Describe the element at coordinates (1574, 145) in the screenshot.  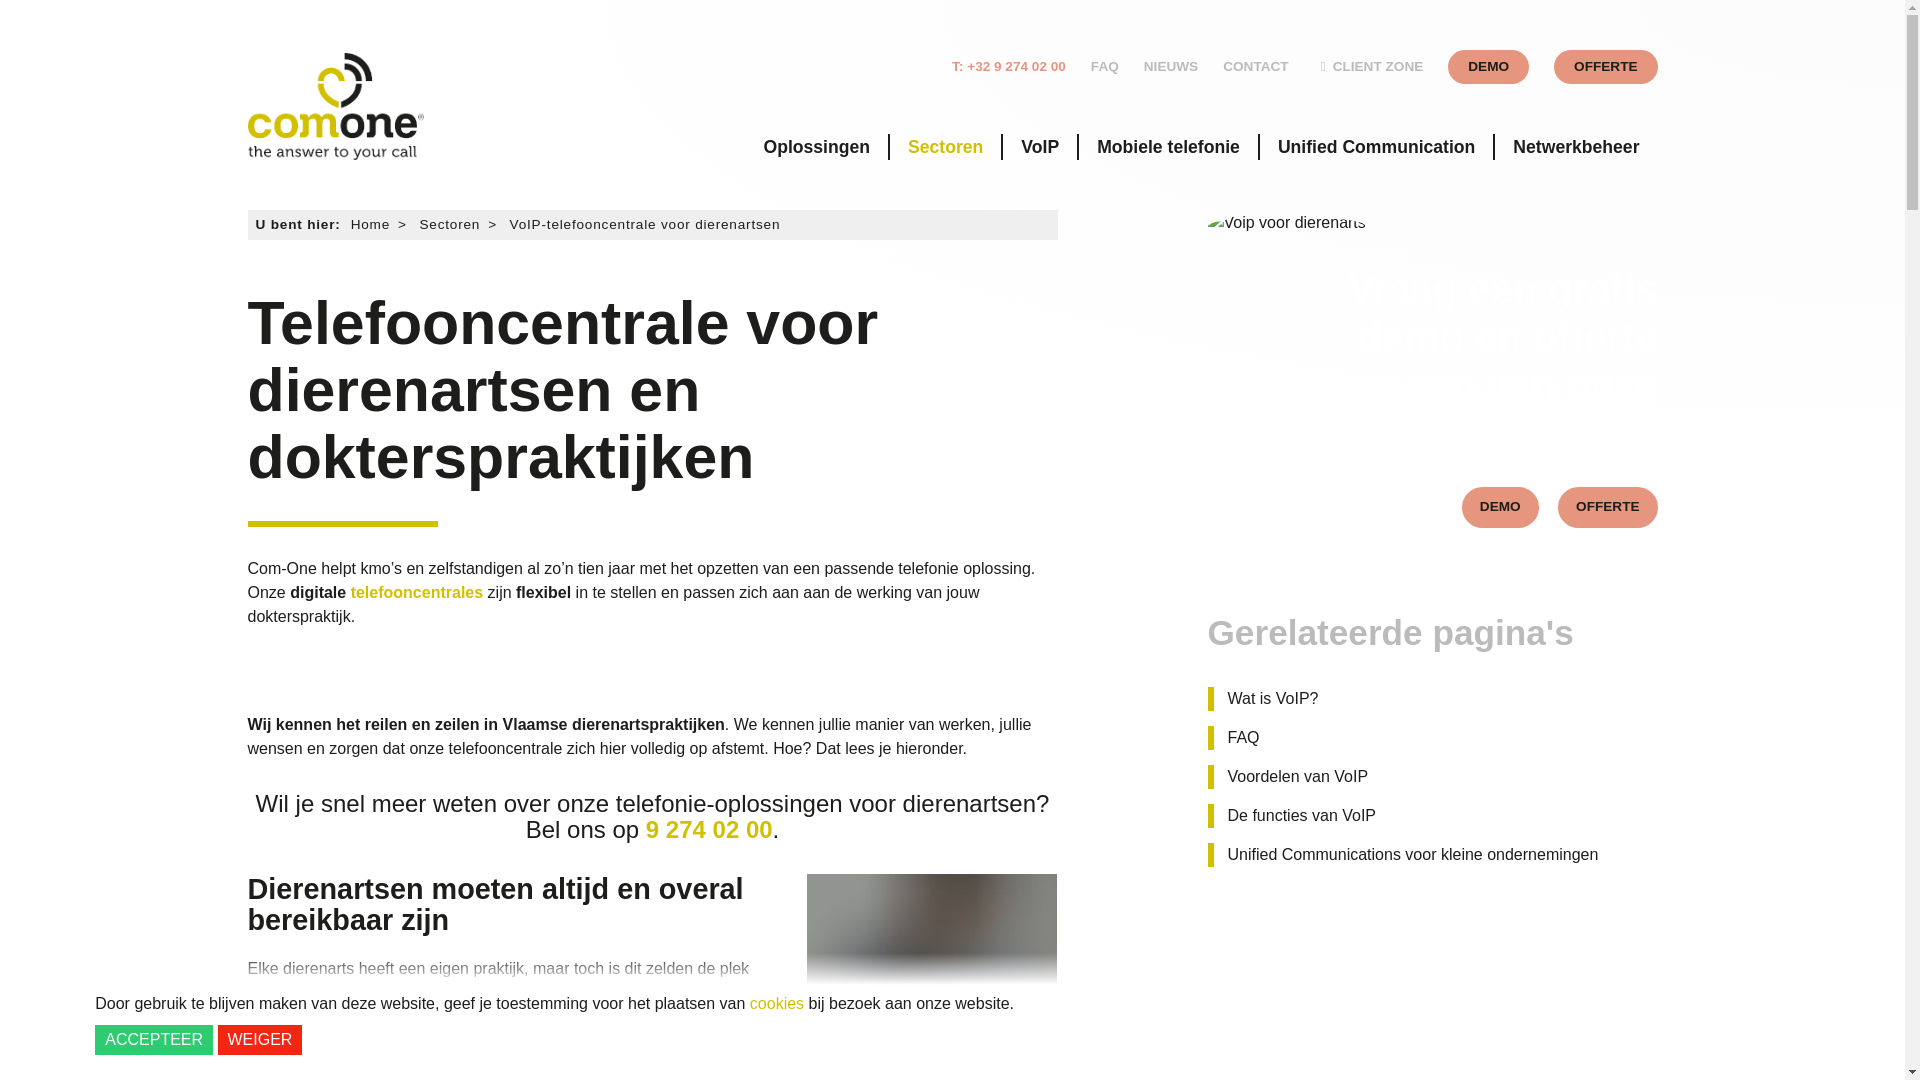
I see `'Netwerkbeheer'` at that location.